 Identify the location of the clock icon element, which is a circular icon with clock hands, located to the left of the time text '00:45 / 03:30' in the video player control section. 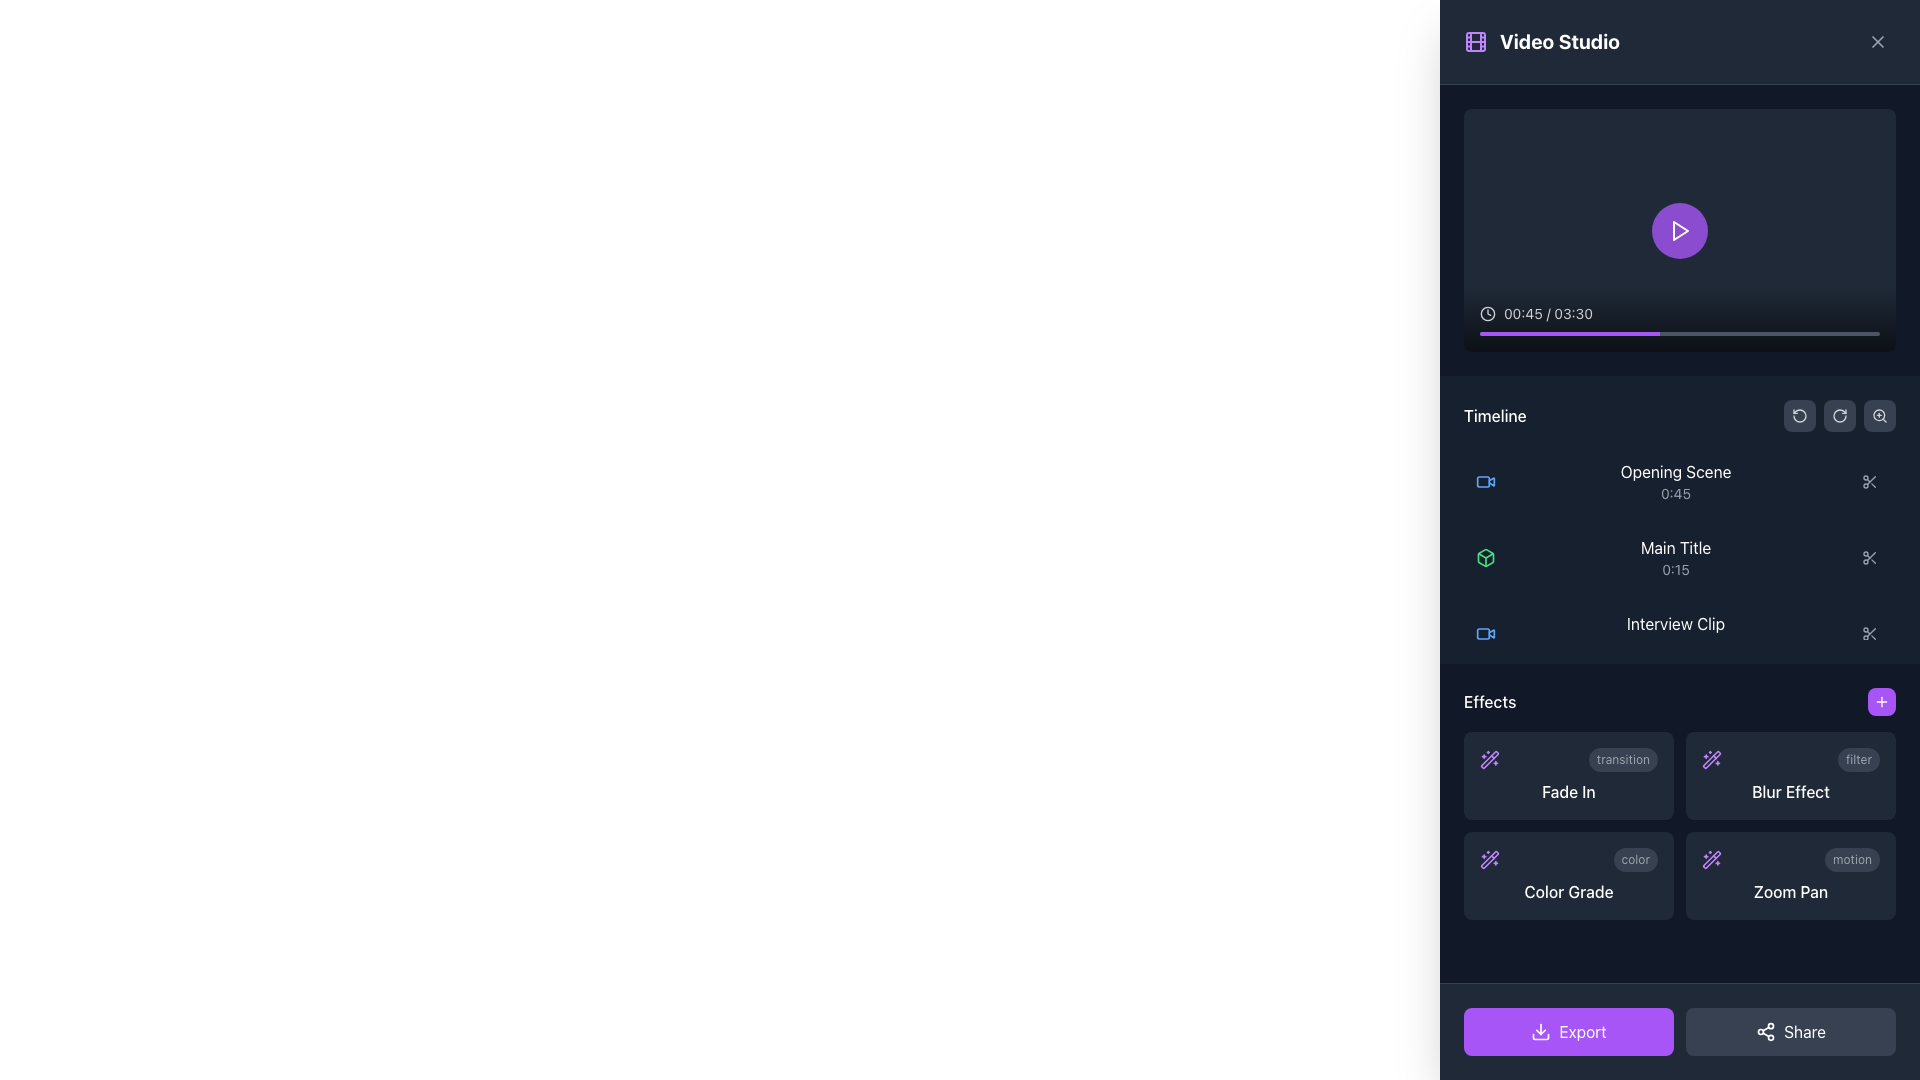
(1488, 313).